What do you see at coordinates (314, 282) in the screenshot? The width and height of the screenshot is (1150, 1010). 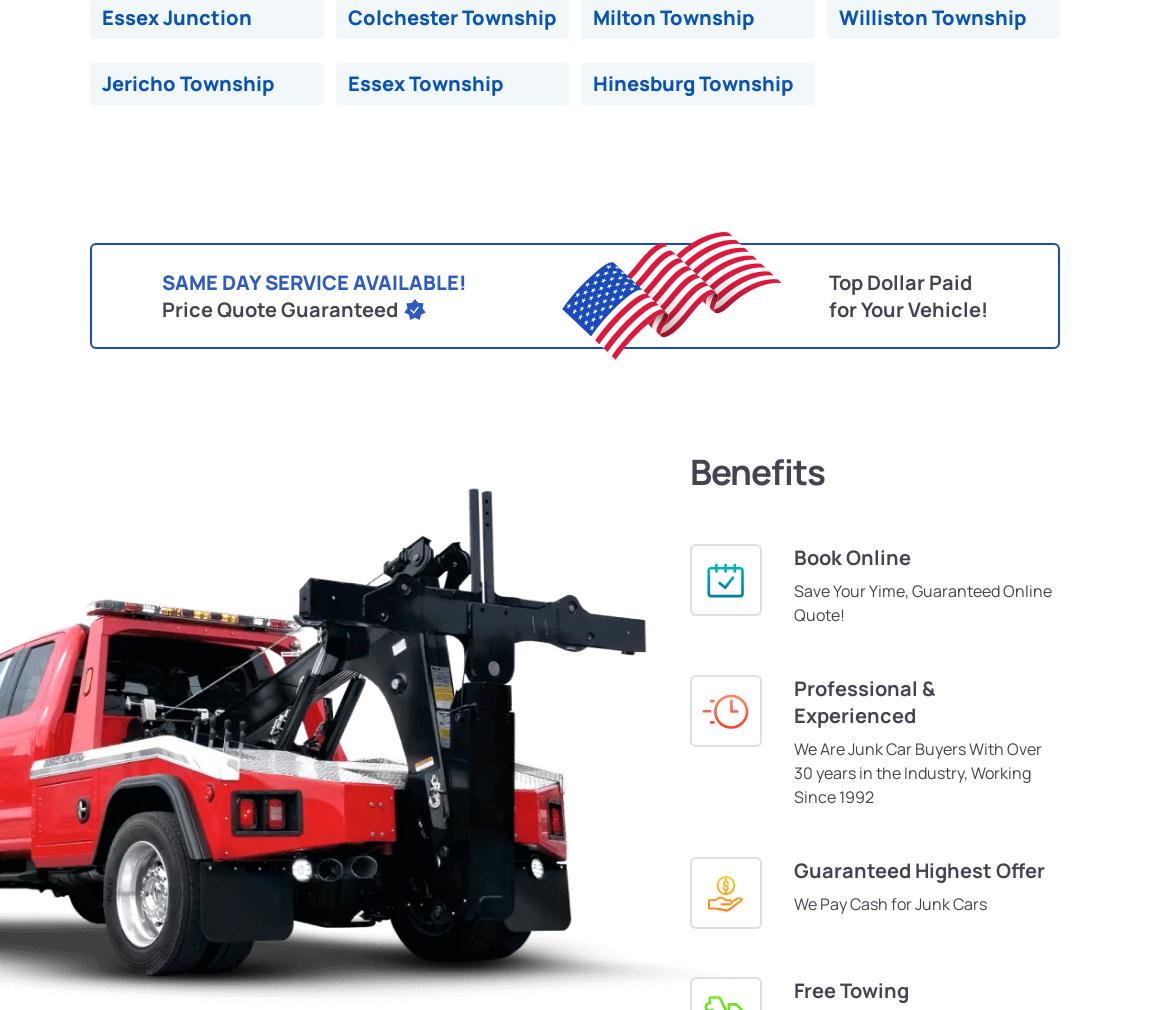 I see `'SAME DAY SERVICE AVAILABLE!'` at bounding box center [314, 282].